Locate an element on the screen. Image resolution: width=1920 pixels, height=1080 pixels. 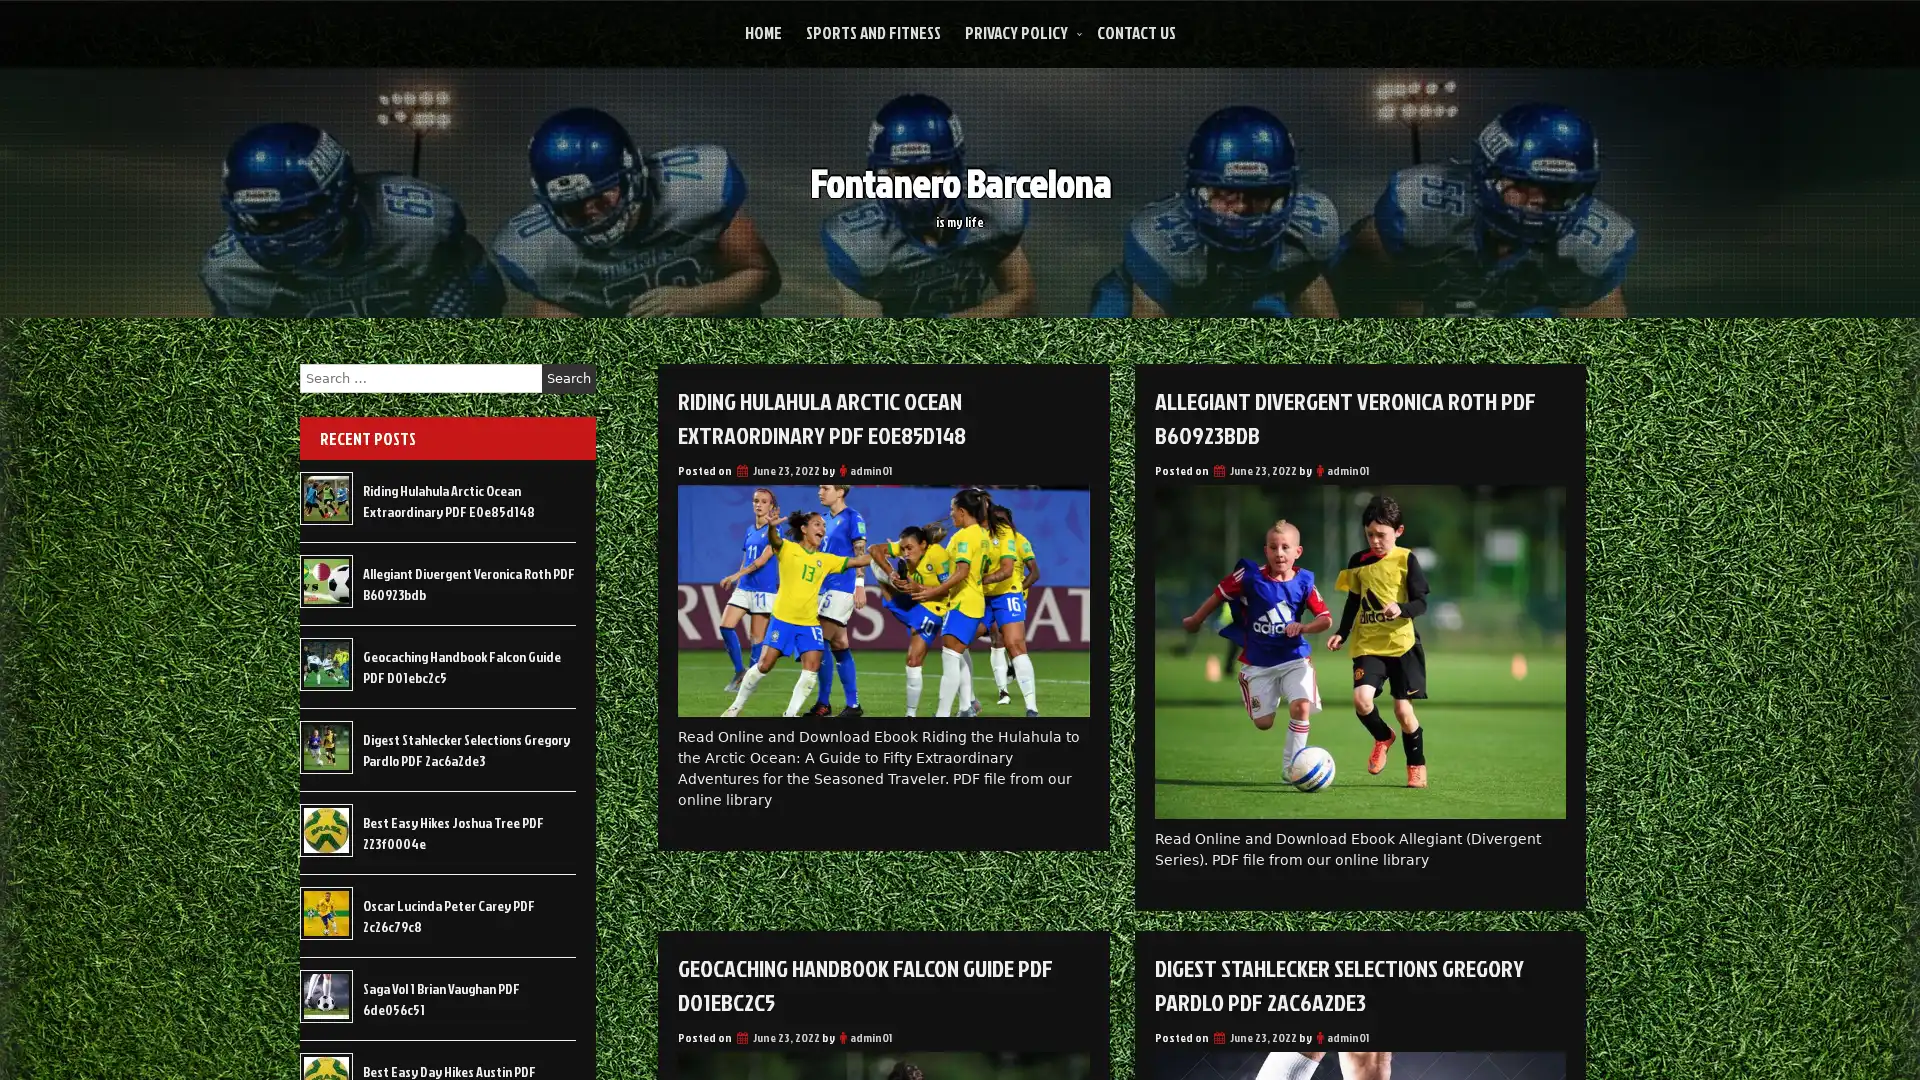
Search is located at coordinates (568, 378).